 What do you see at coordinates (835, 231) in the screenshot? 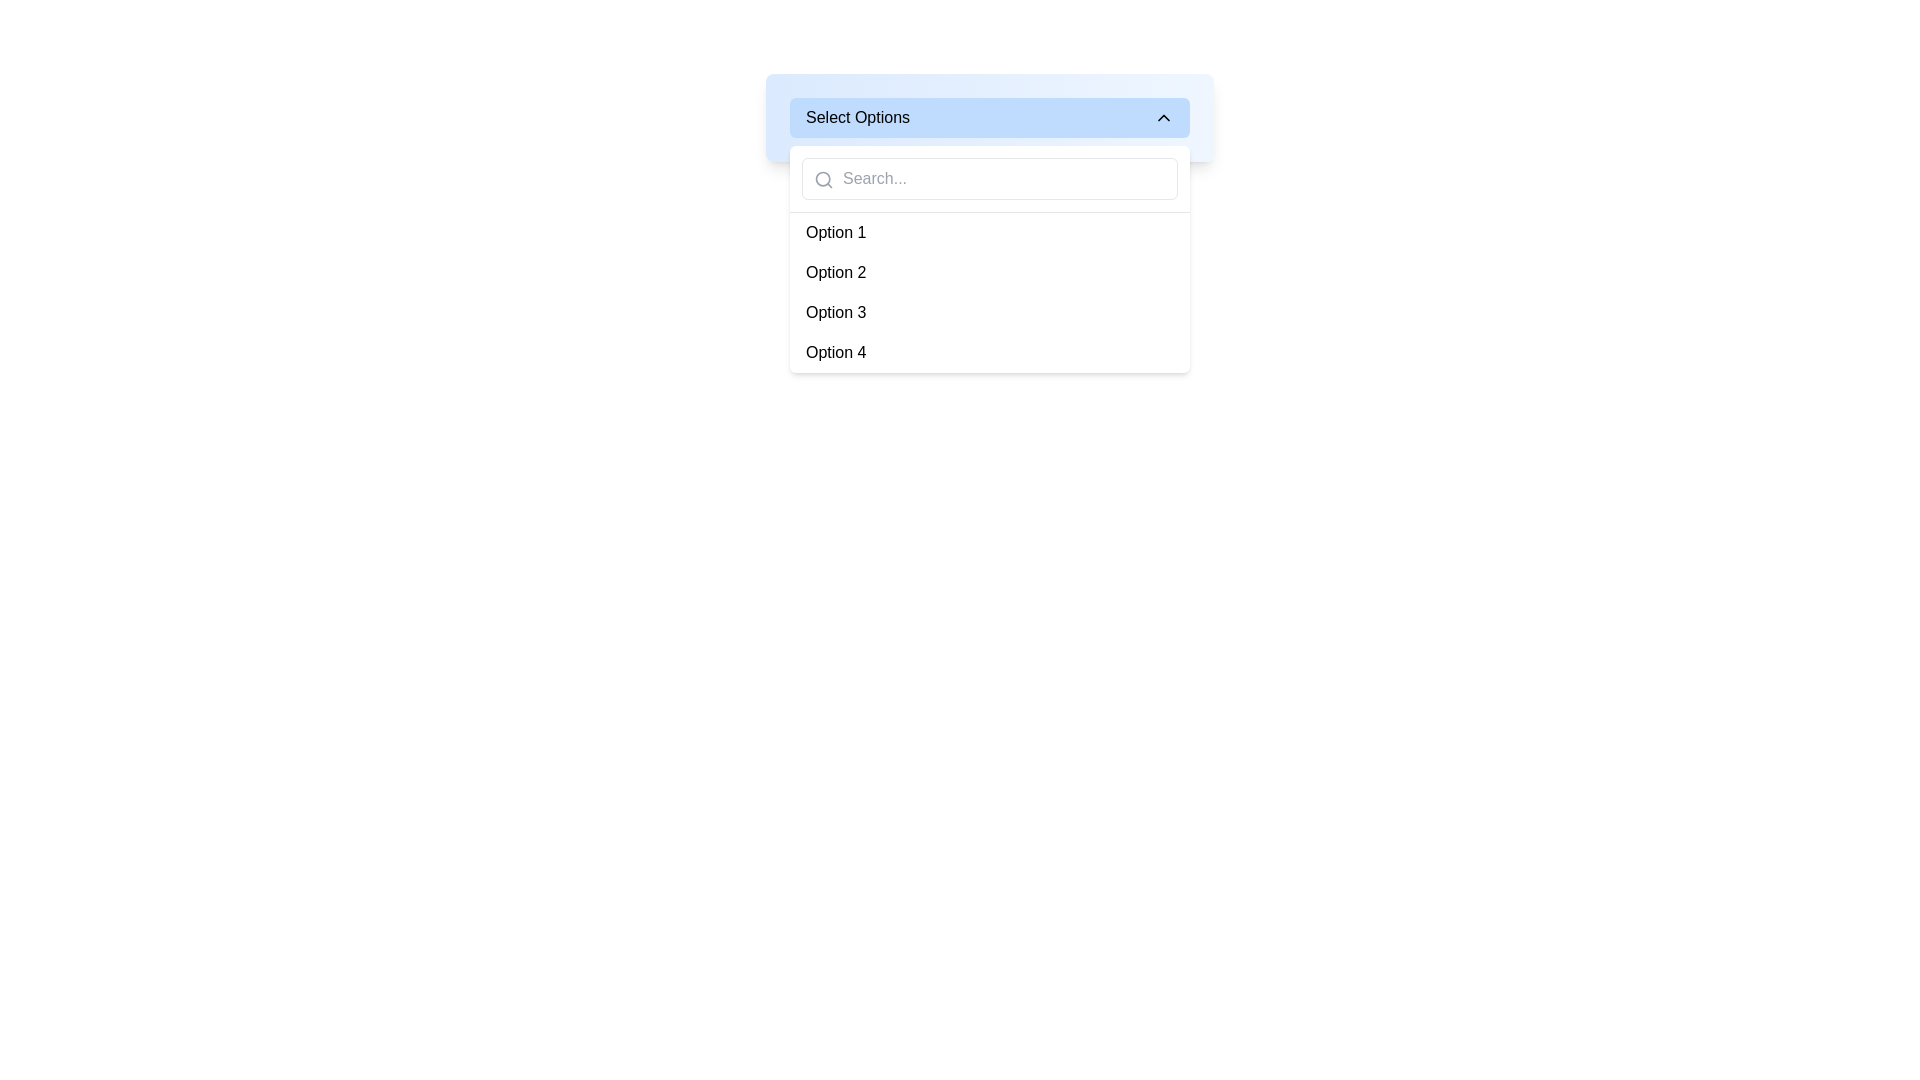
I see `the first option in the dropdown menu labeled 'Select Options'` at bounding box center [835, 231].